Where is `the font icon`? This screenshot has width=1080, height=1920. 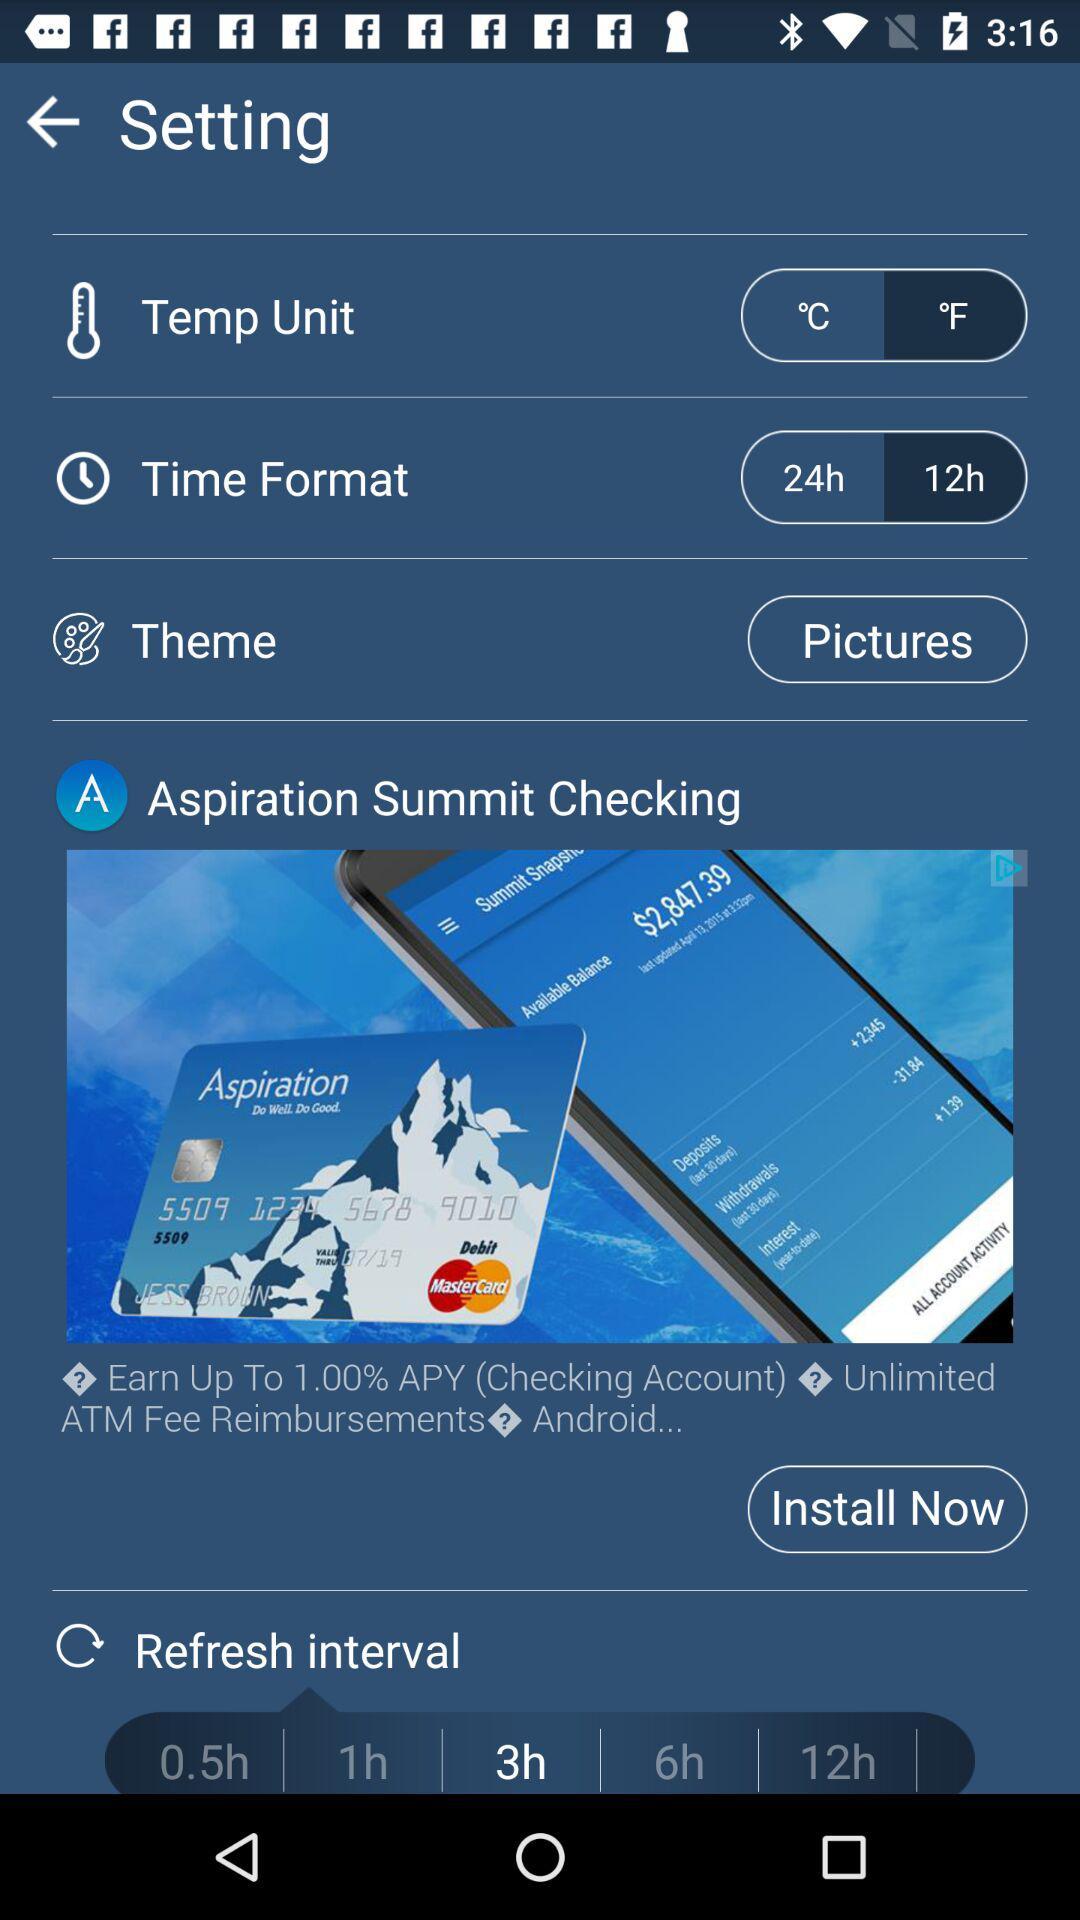 the font icon is located at coordinates (91, 852).